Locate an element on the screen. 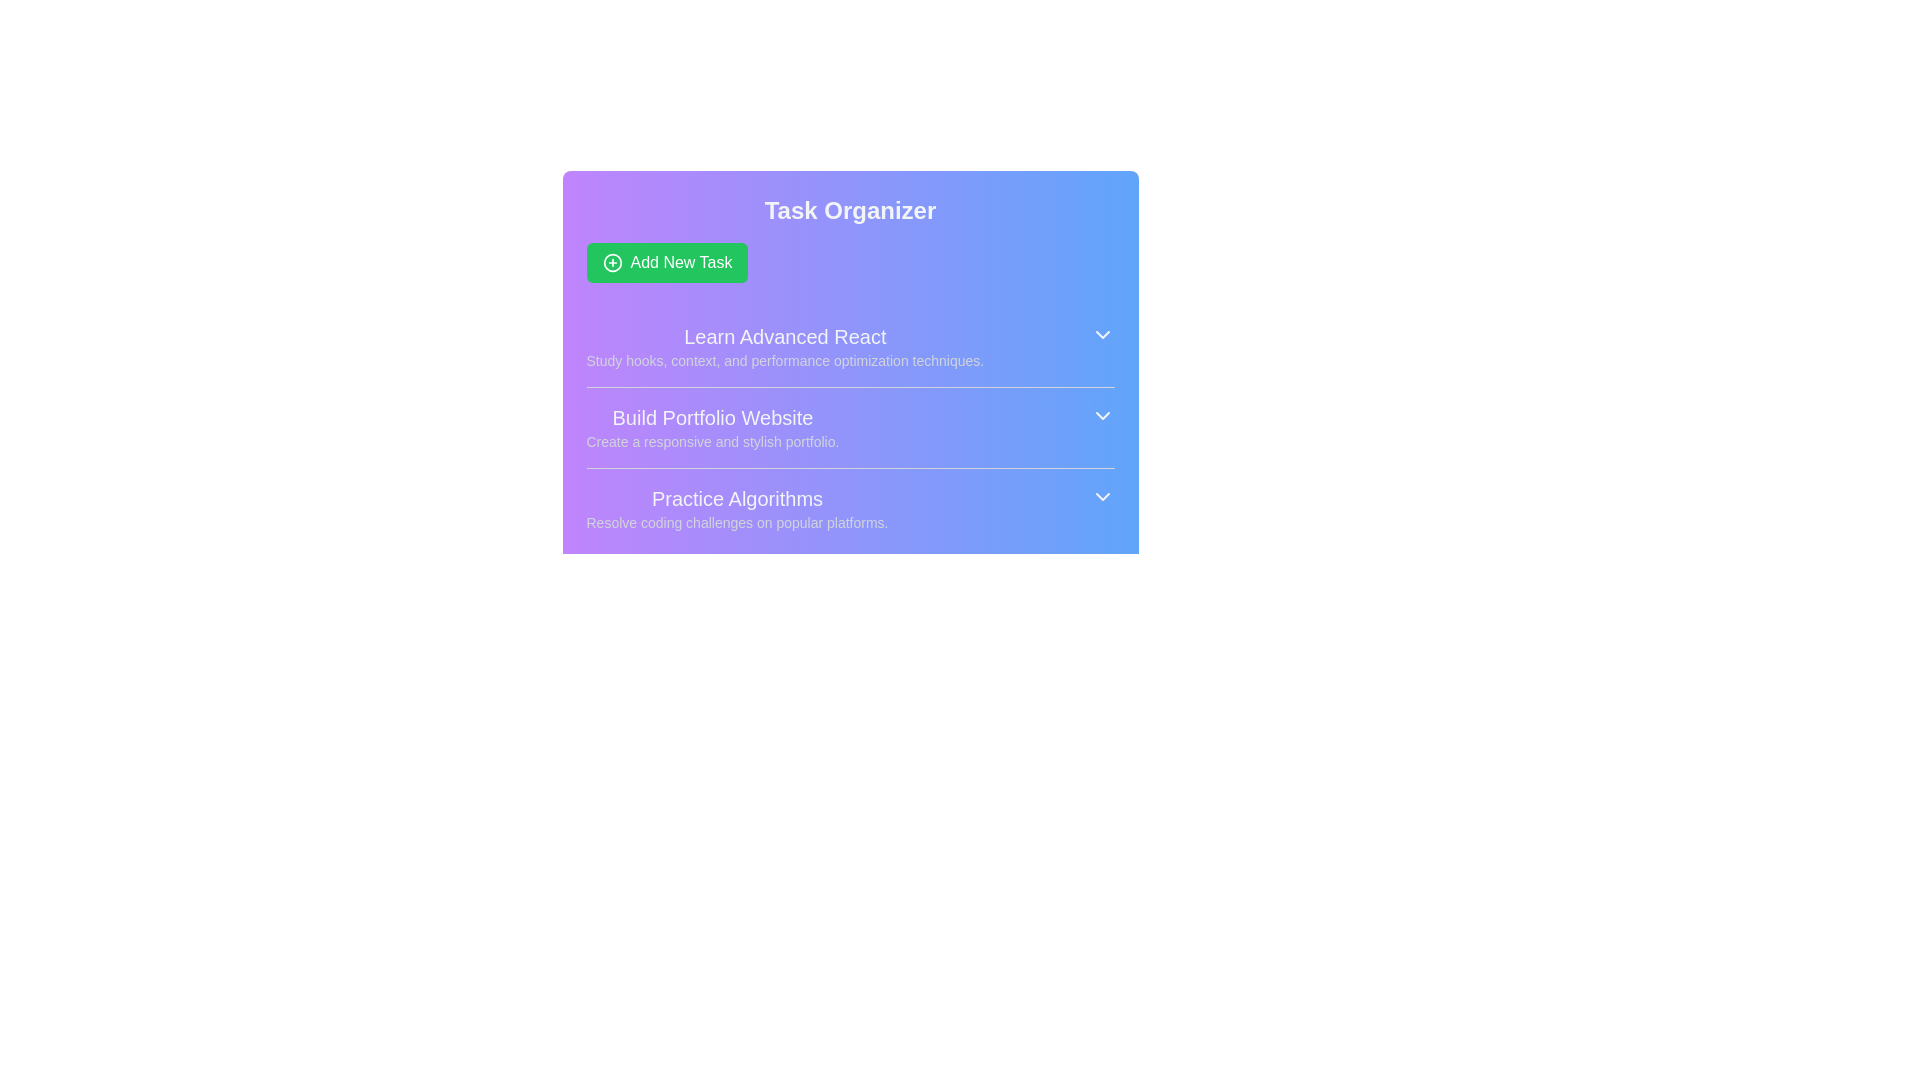  the chevron button located in the rightmost part of the 'Practice Algorithms' section is located at coordinates (1101, 496).